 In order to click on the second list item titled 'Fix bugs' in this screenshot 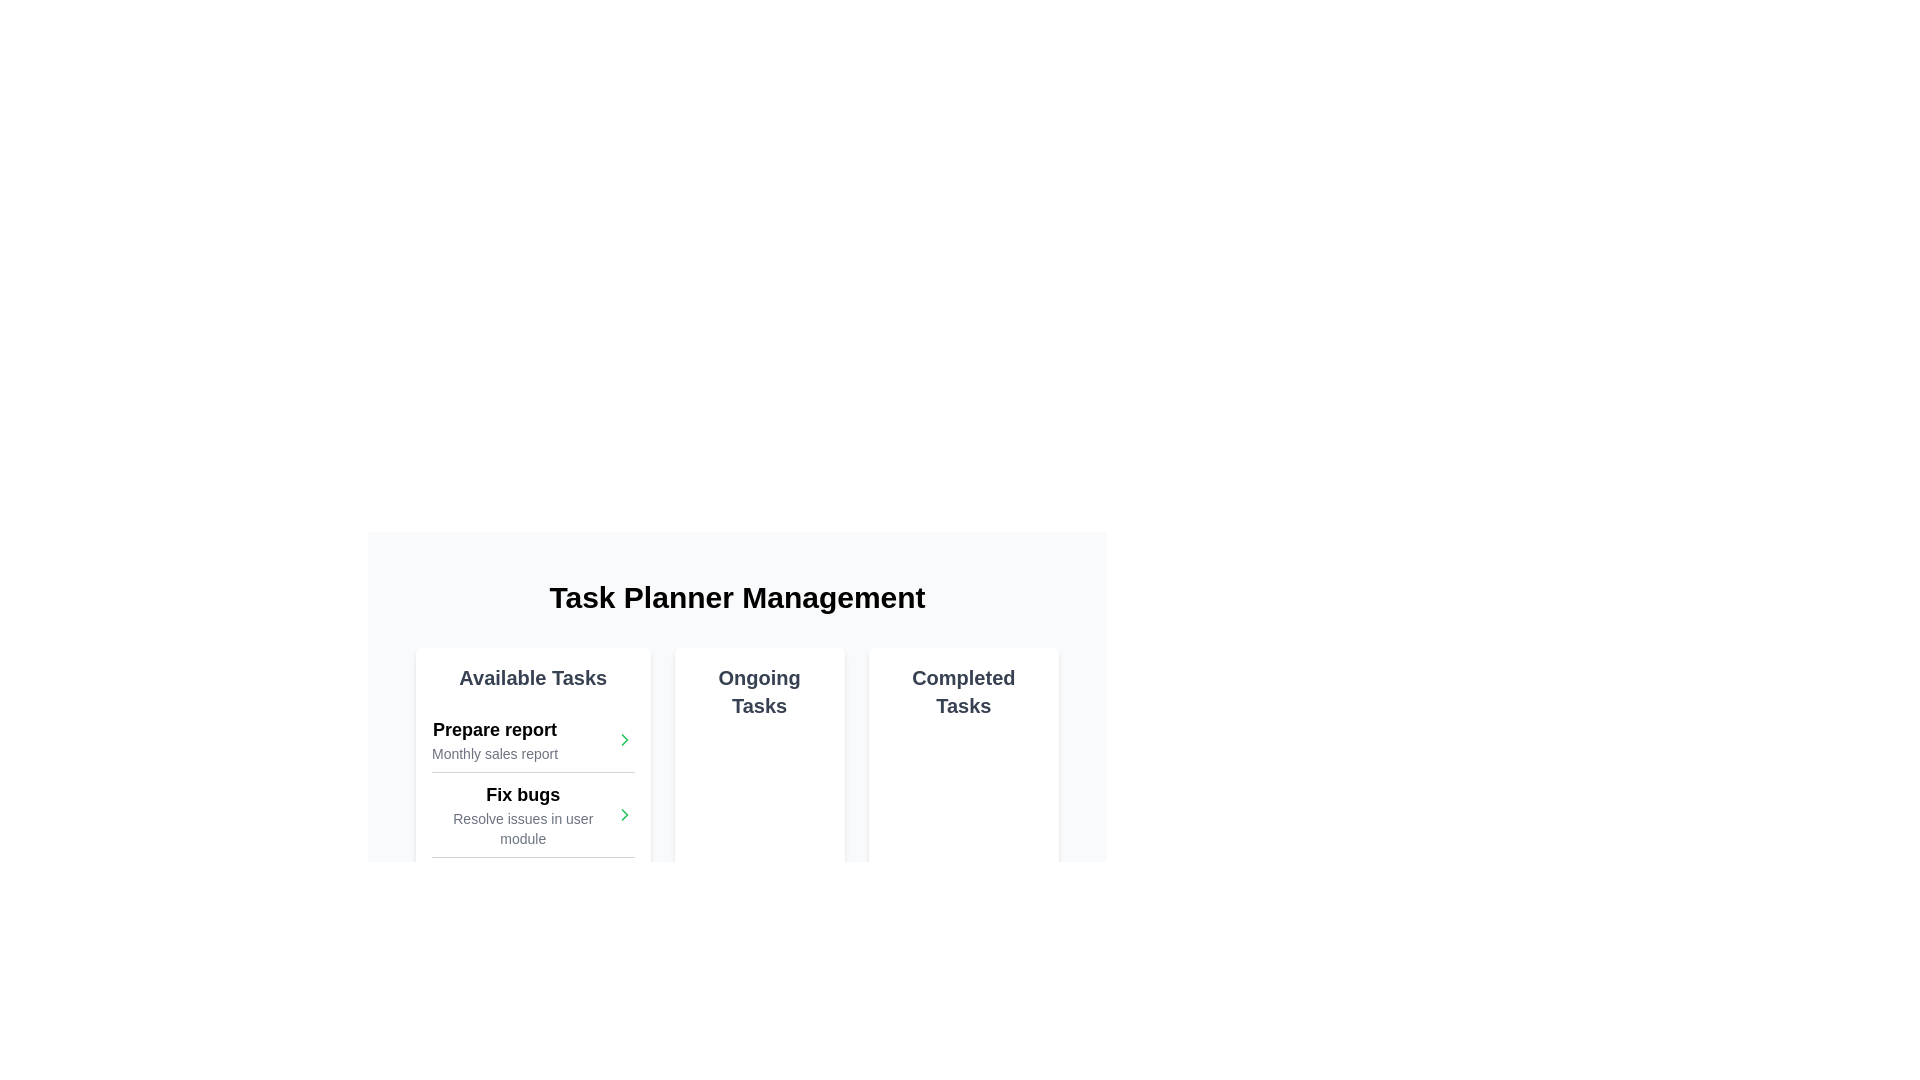, I will do `click(533, 814)`.